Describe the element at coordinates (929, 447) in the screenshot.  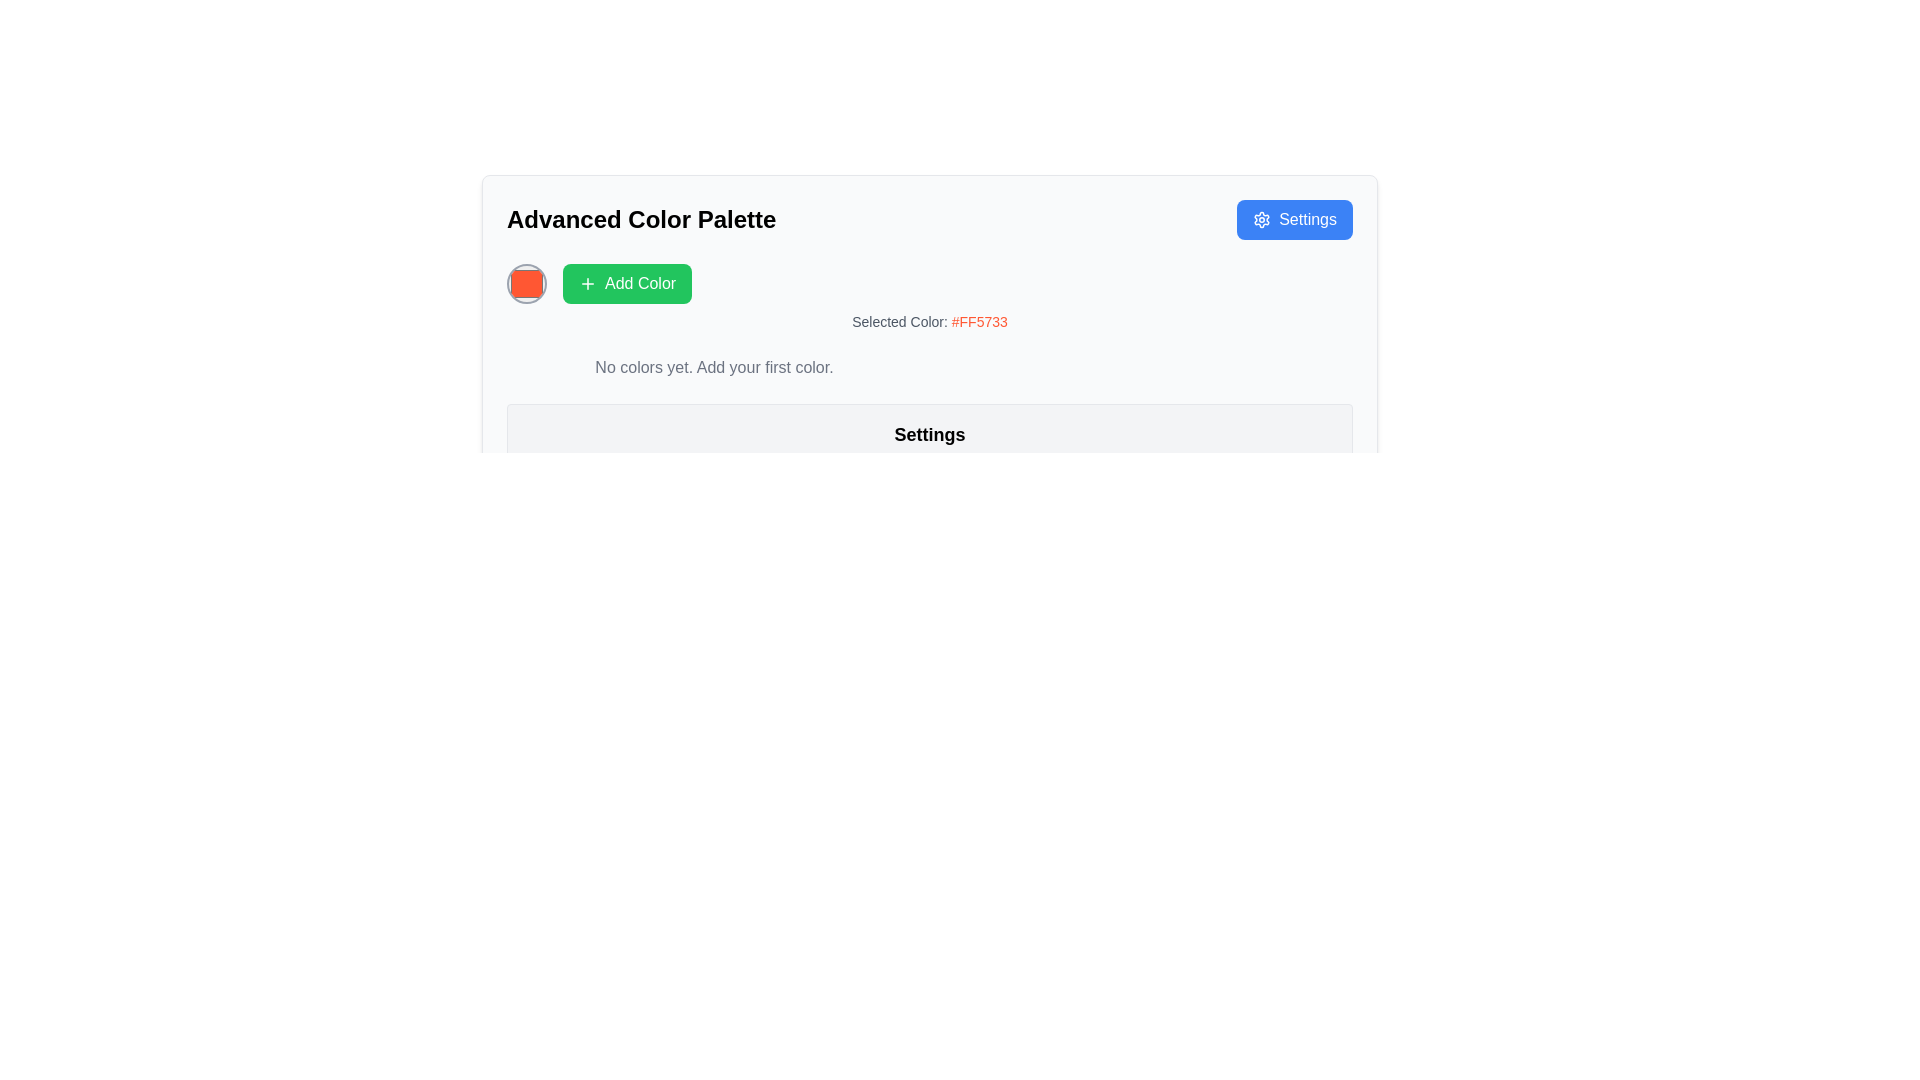
I see `the Informational panel titled 'Settings' which contains the description 'Customize your color palette experience.'` at that location.